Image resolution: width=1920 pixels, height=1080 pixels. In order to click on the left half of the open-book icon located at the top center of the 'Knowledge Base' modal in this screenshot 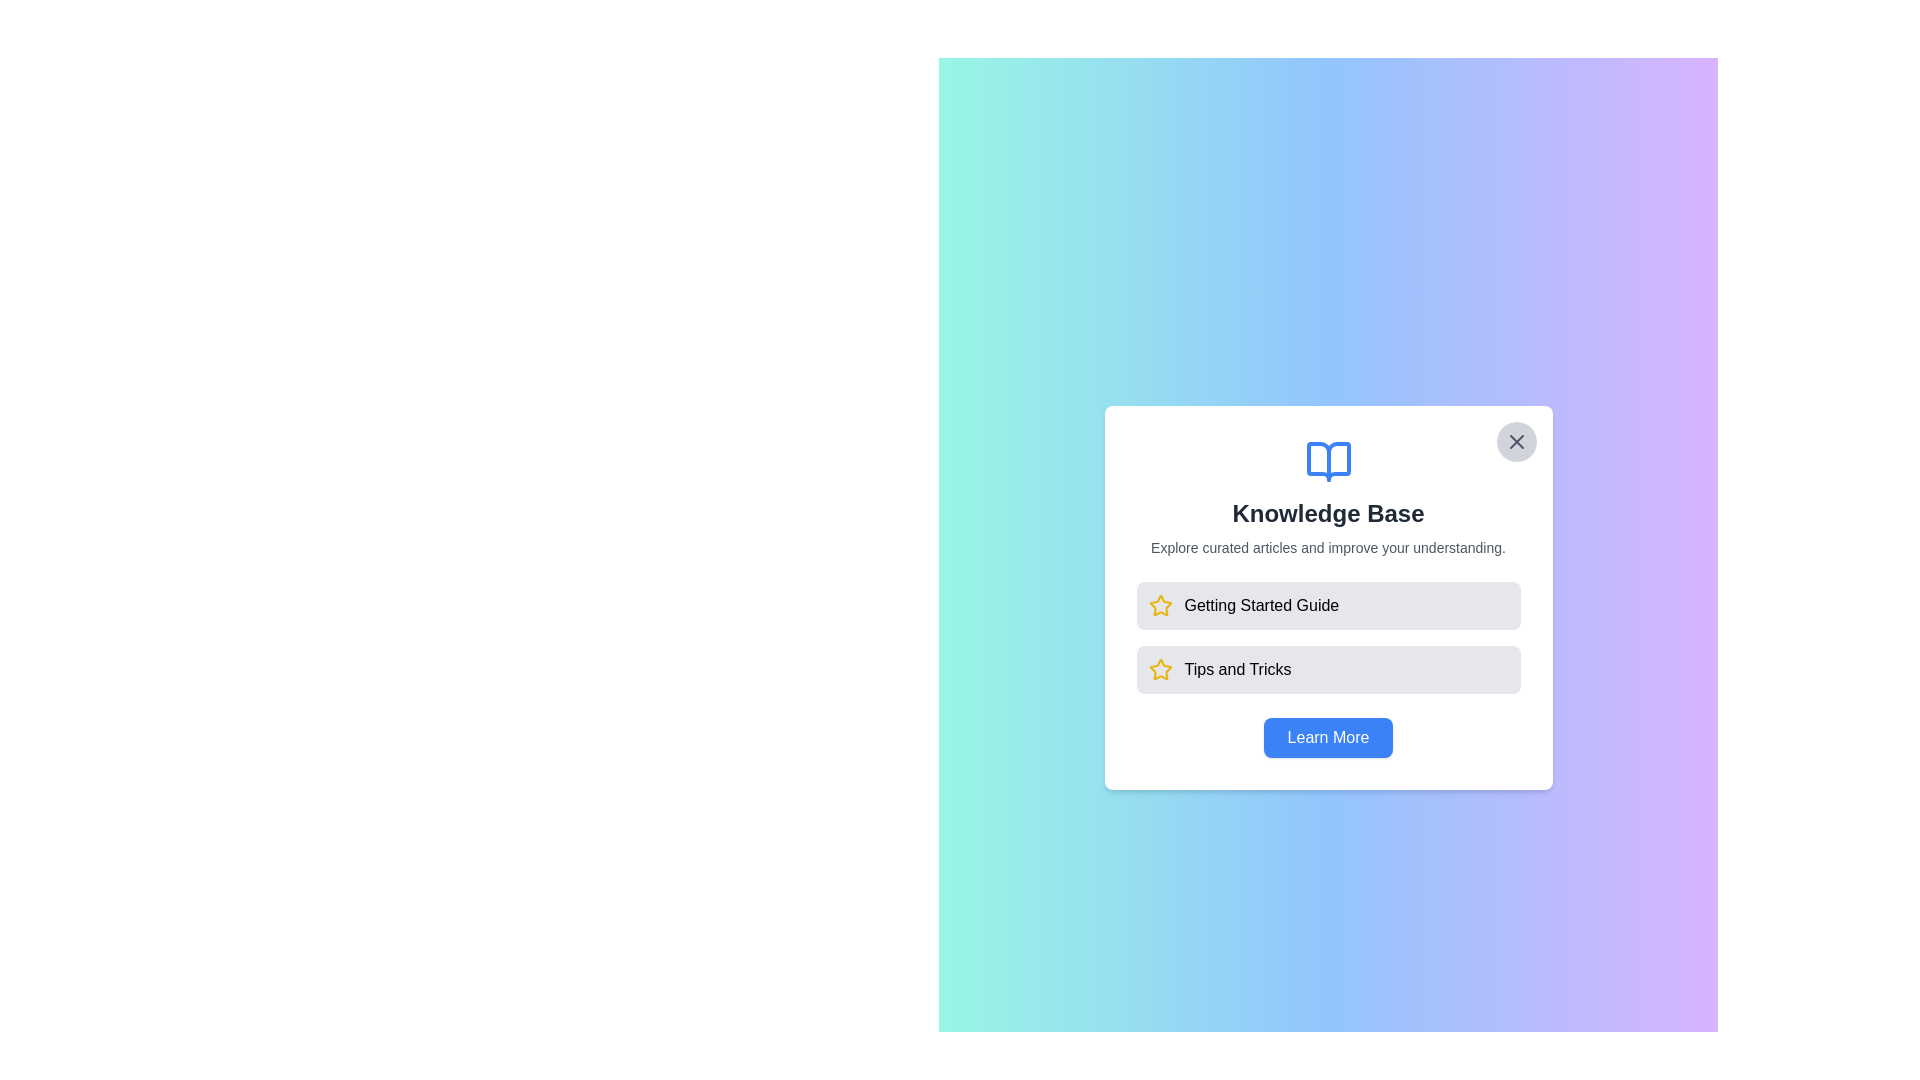, I will do `click(1328, 462)`.